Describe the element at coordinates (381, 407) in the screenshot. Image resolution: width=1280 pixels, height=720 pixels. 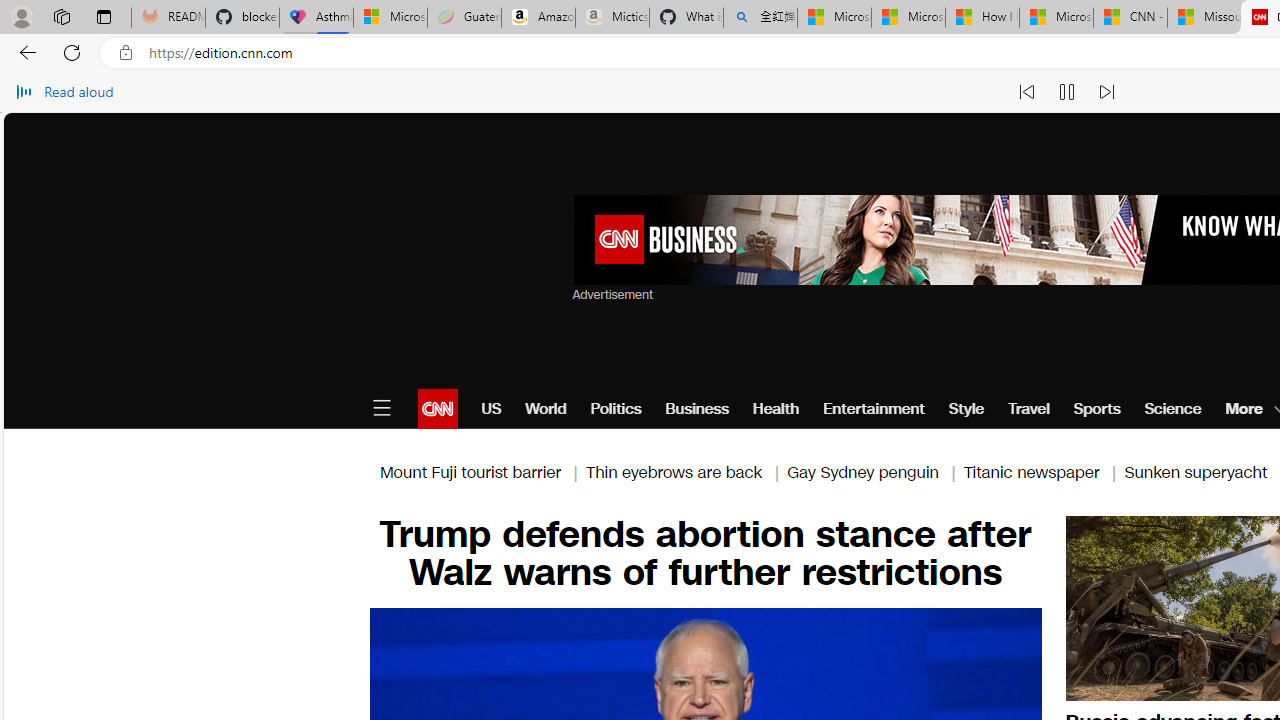
I see `'Open Menu Icon'` at that location.